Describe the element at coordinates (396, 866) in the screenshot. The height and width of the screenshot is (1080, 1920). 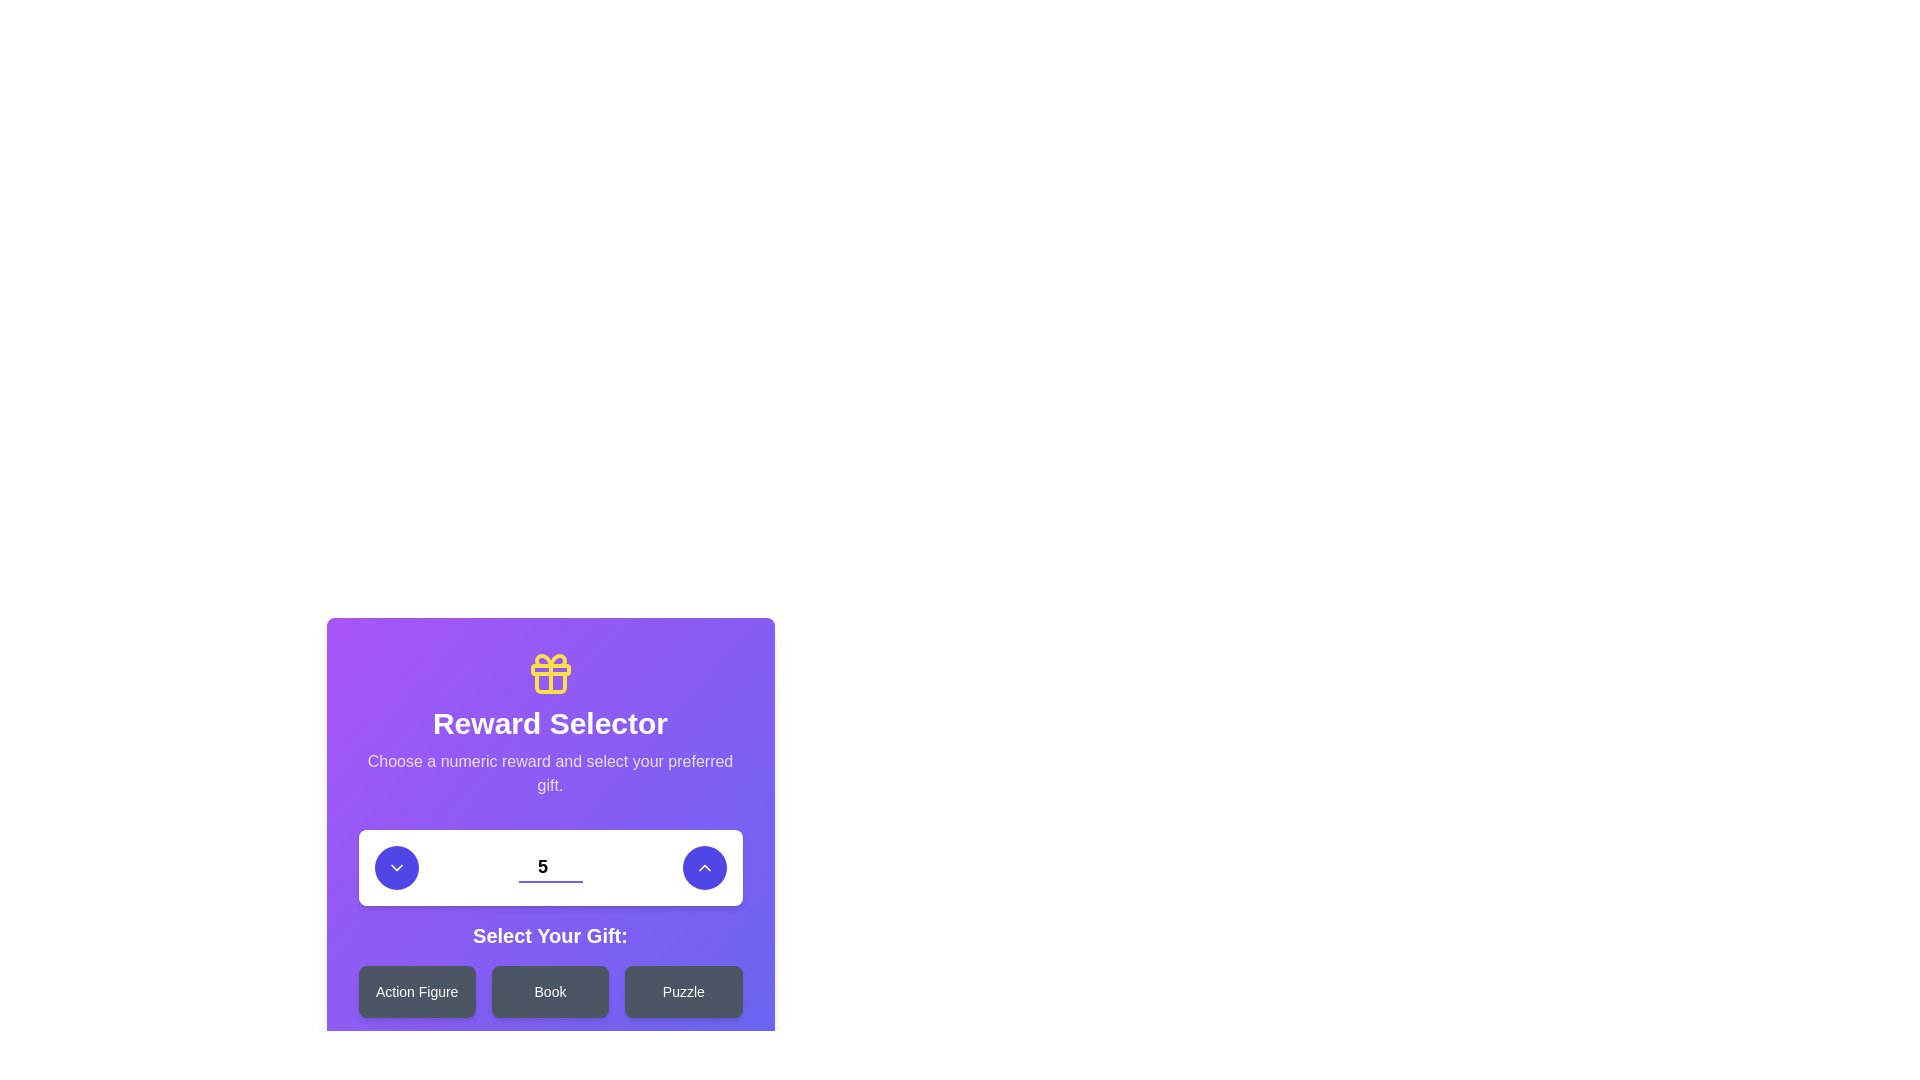
I see `the leftmost circular button with a downward pointing chevron icon, which has an indigo-blue background, to decrease the value` at that location.